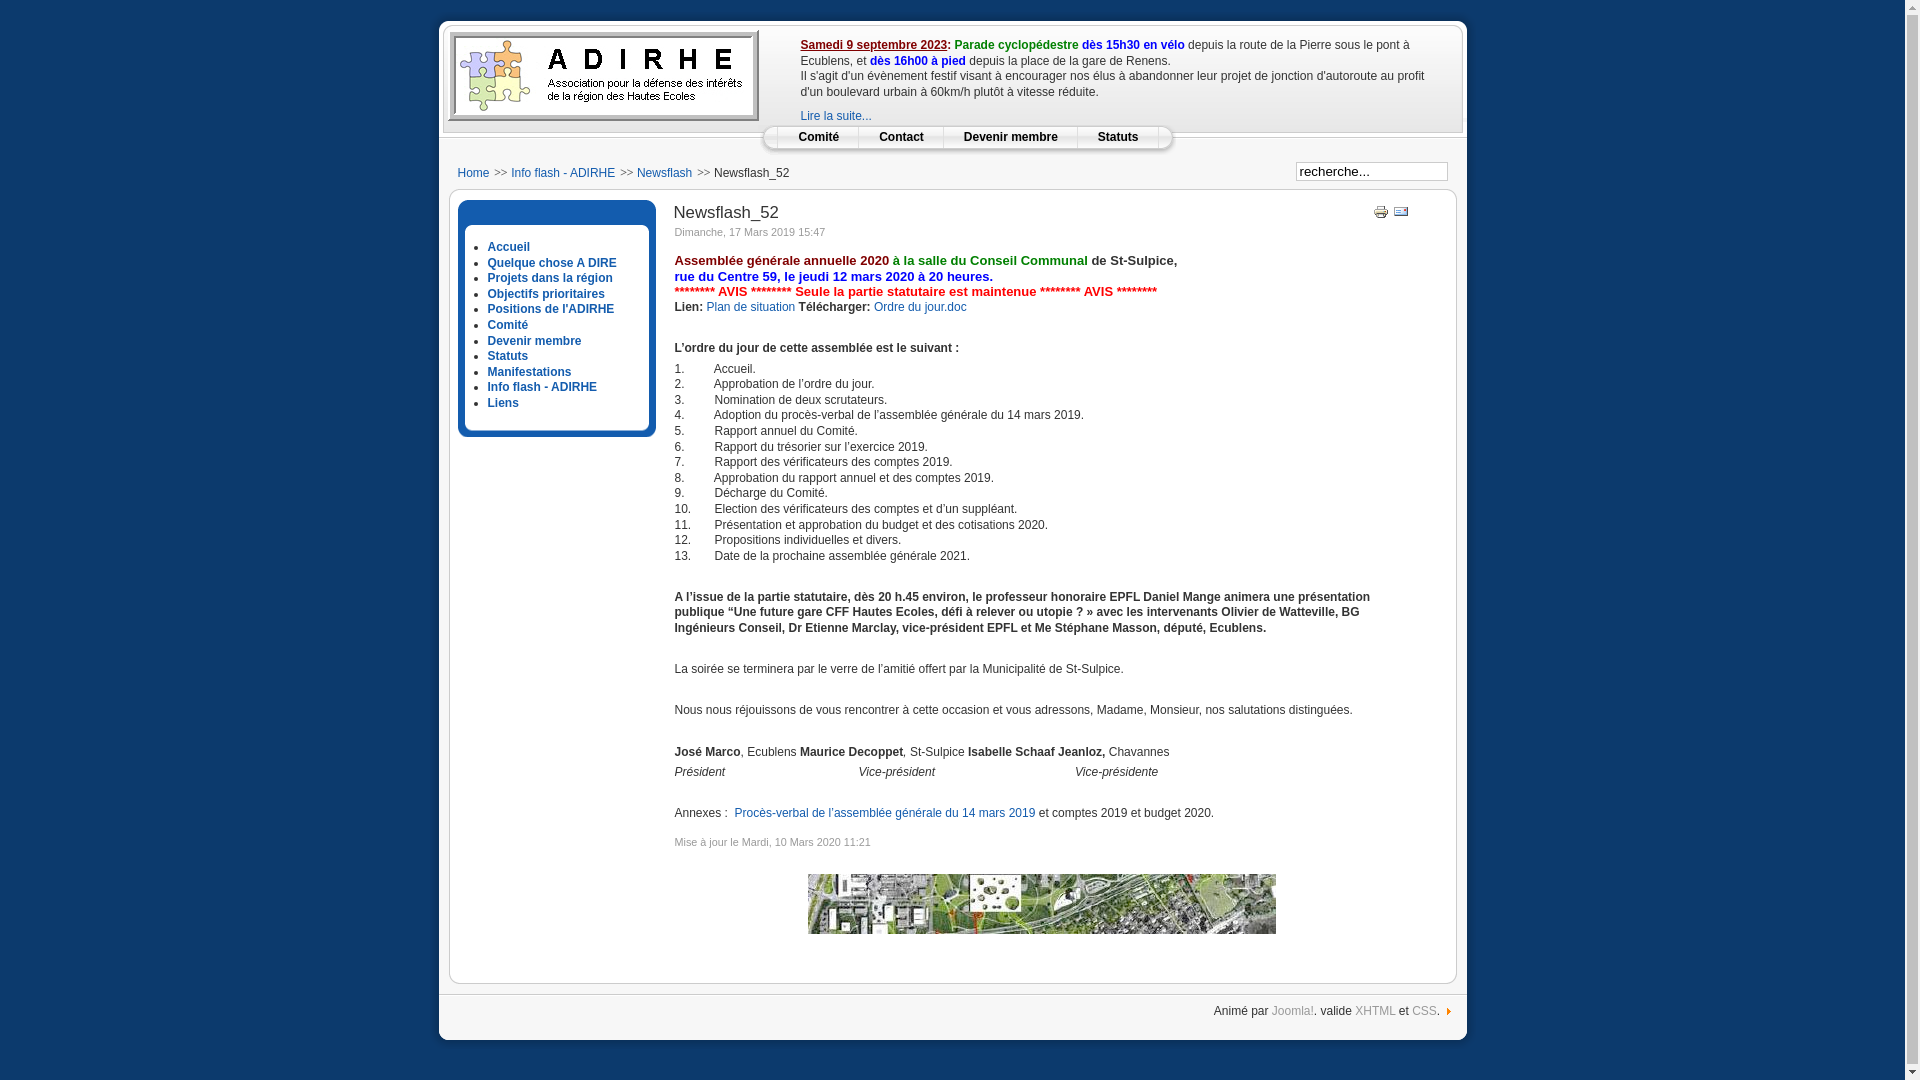 The width and height of the screenshot is (1920, 1080). Describe the element at coordinates (664, 172) in the screenshot. I see `'Newsflash'` at that location.